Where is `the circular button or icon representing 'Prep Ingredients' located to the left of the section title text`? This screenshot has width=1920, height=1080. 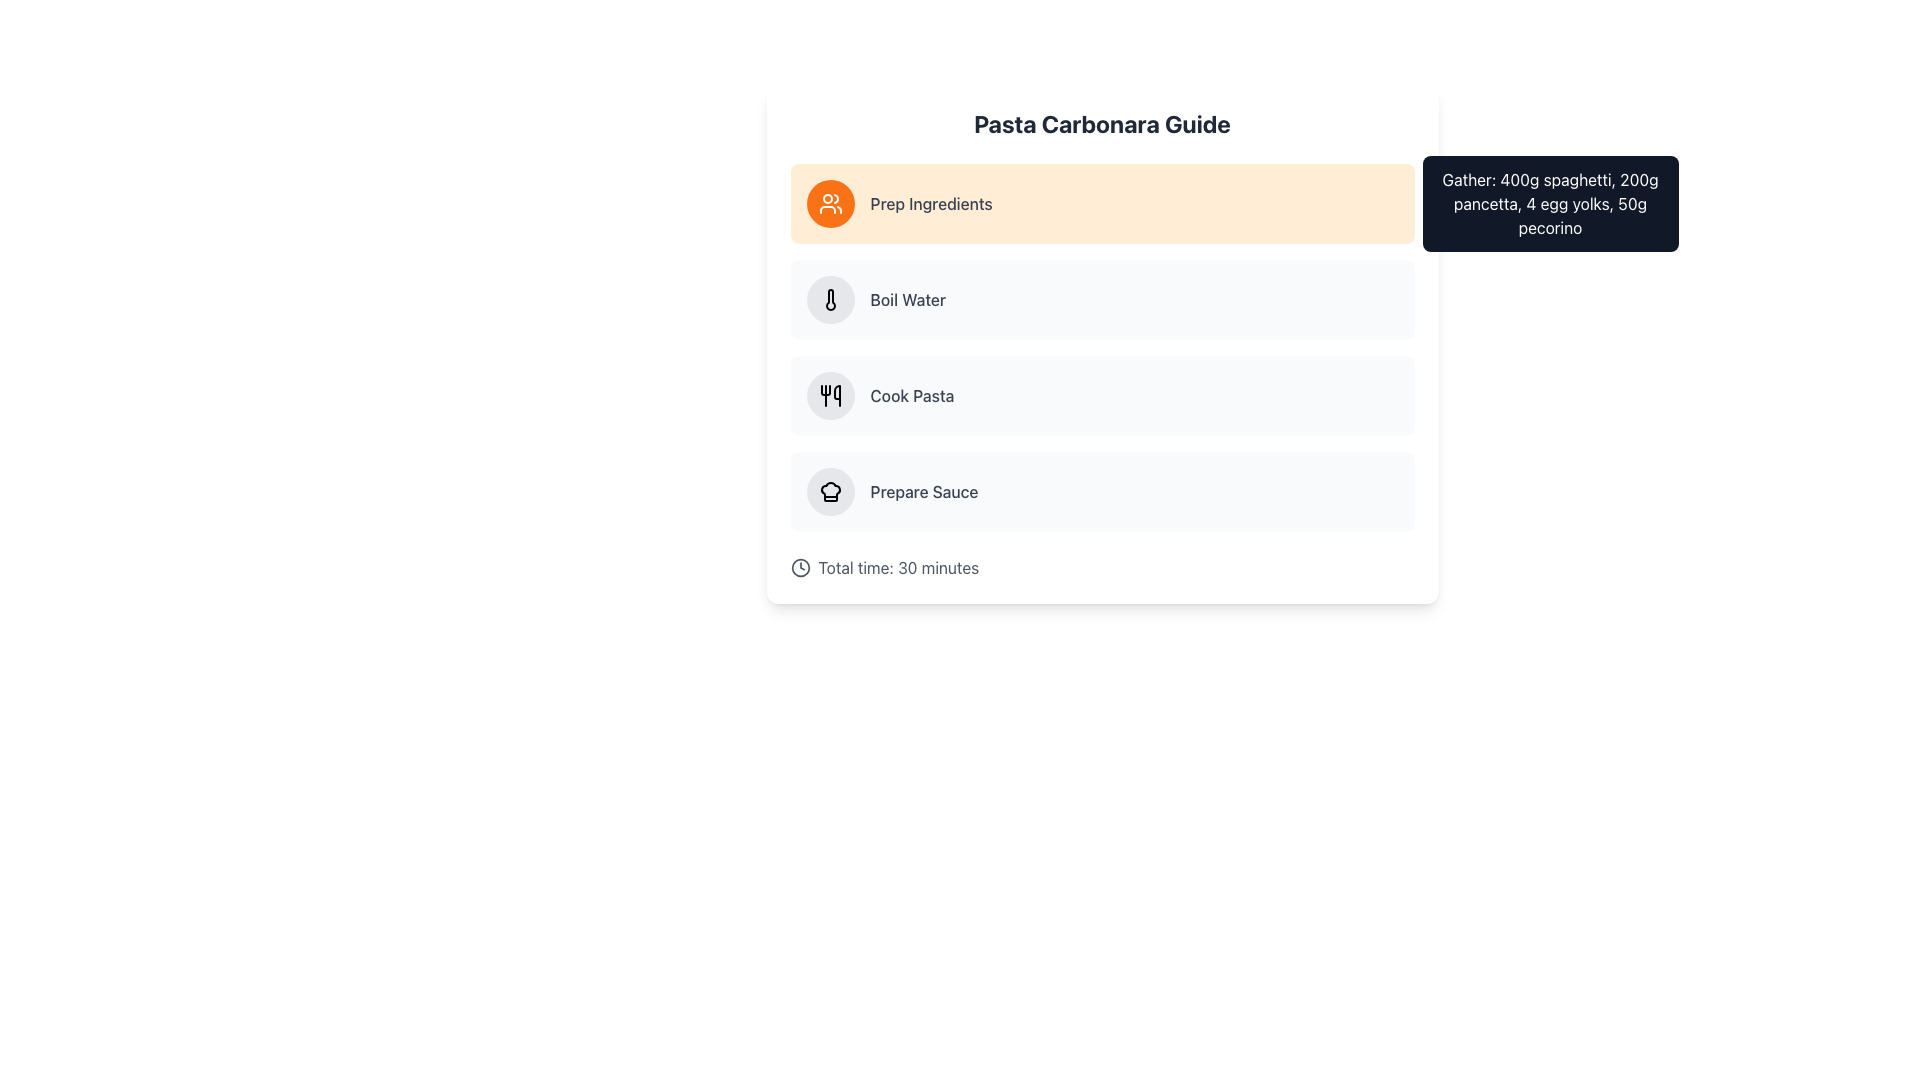 the circular button or icon representing 'Prep Ingredients' located to the left of the section title text is located at coordinates (830, 204).